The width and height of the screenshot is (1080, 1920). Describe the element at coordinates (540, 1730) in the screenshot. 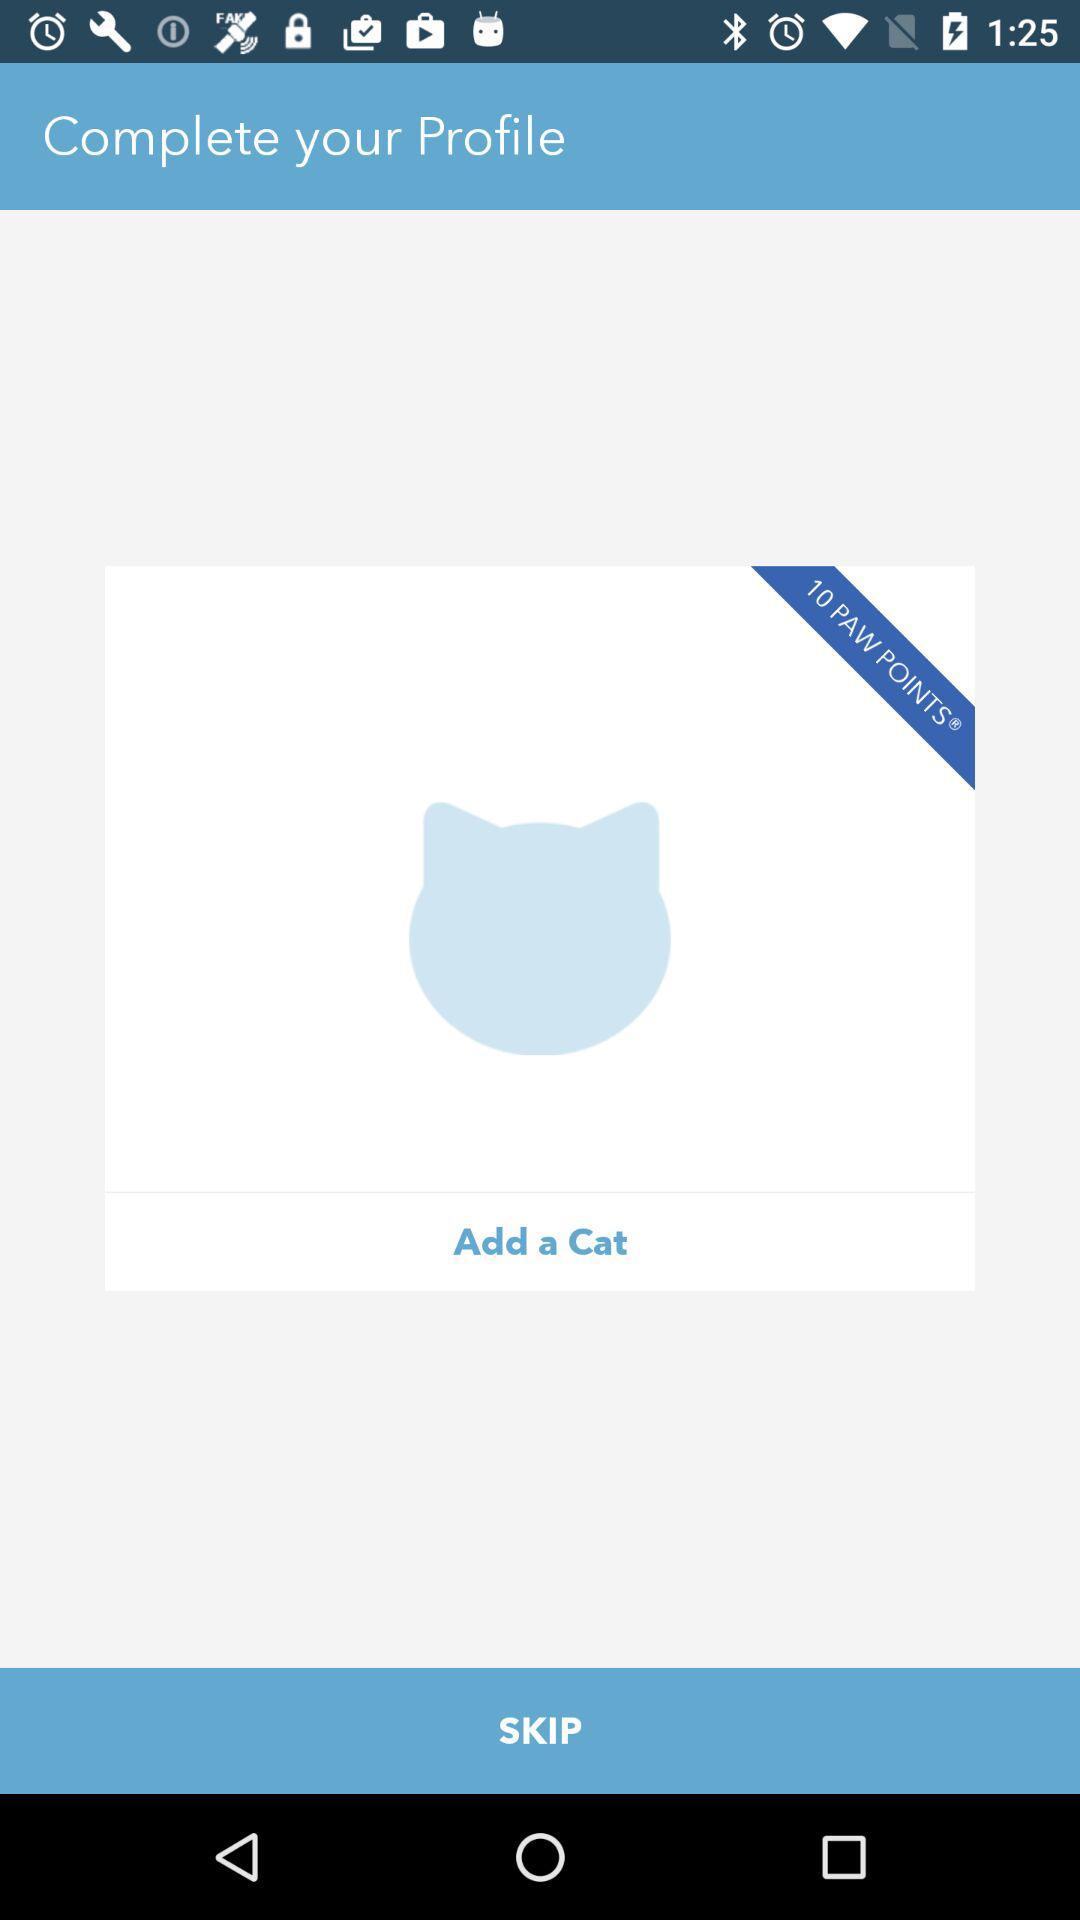

I see `the item below the add a cat` at that location.